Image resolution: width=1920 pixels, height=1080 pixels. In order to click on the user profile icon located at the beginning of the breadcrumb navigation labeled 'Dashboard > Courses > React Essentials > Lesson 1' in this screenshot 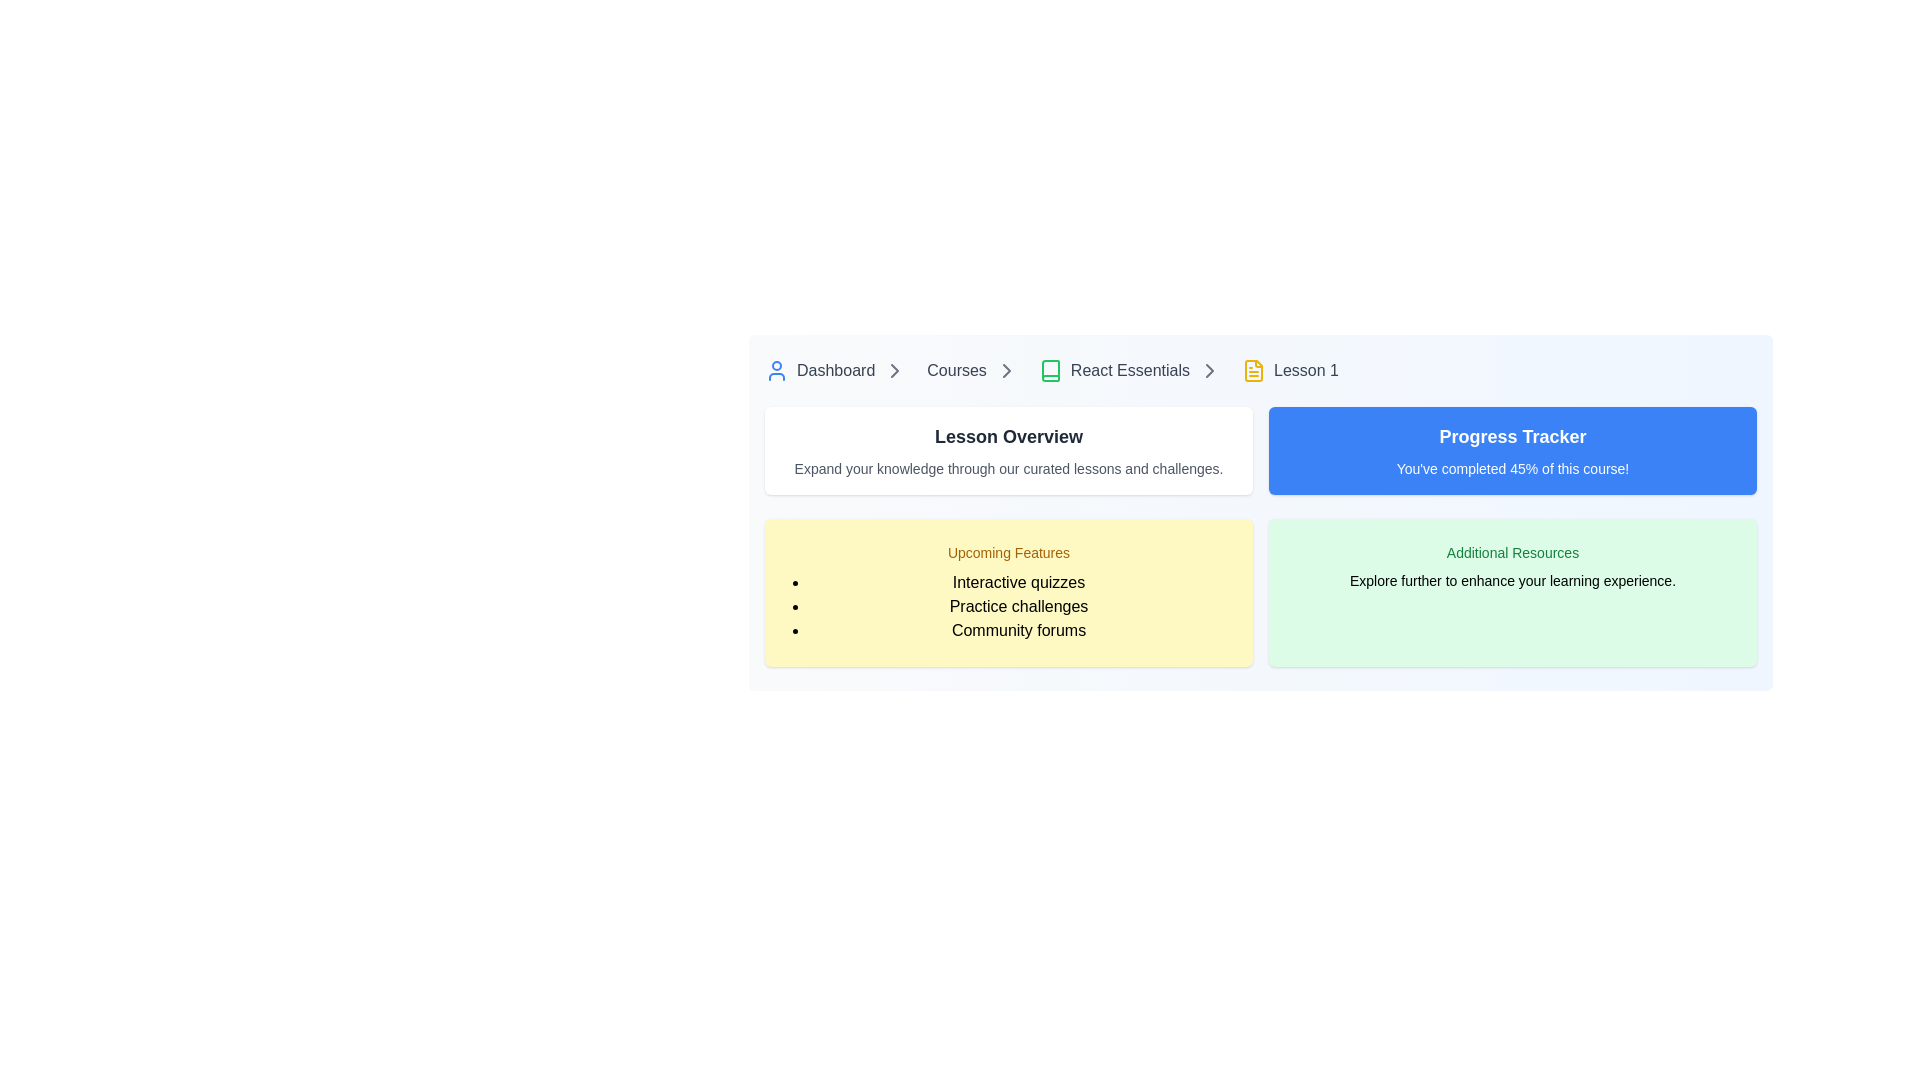, I will do `click(776, 370)`.